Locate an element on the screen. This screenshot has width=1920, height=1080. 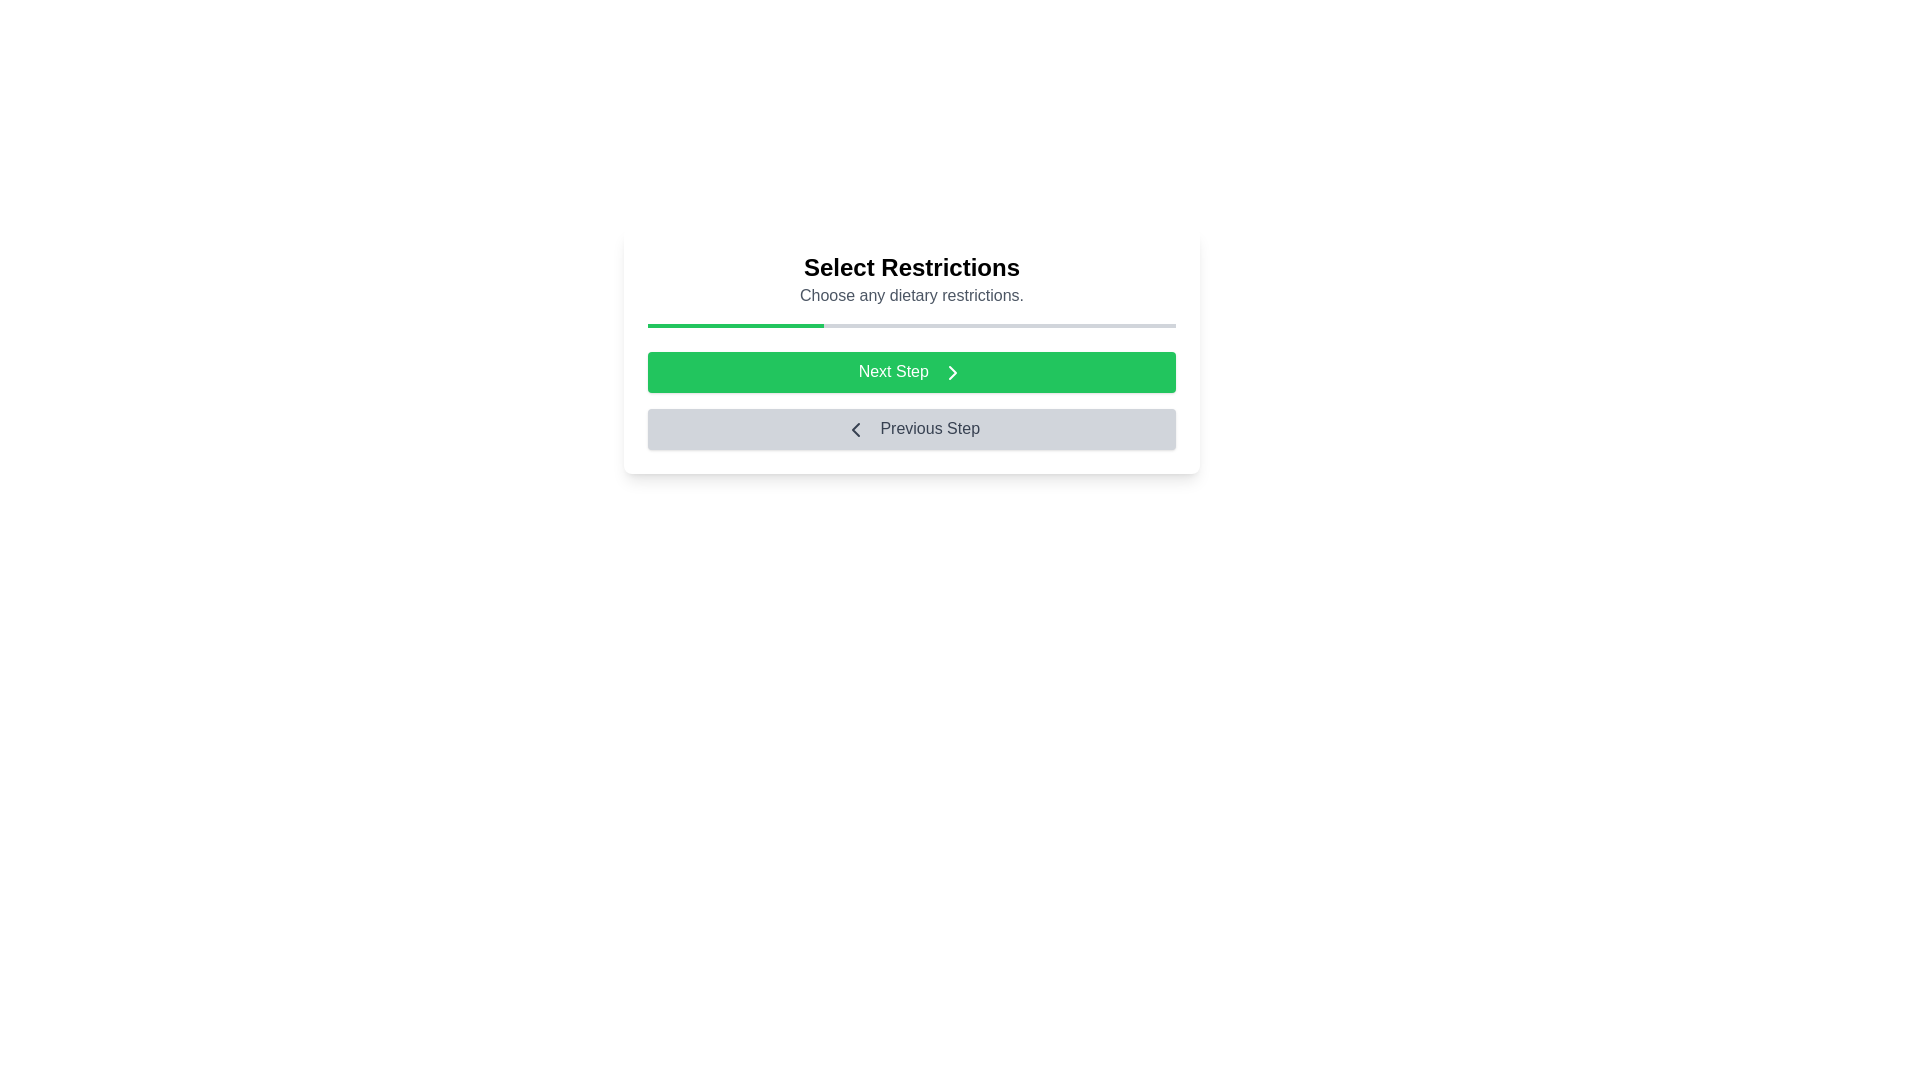
'Previous Step' button to go back to the previous step is located at coordinates (911, 427).